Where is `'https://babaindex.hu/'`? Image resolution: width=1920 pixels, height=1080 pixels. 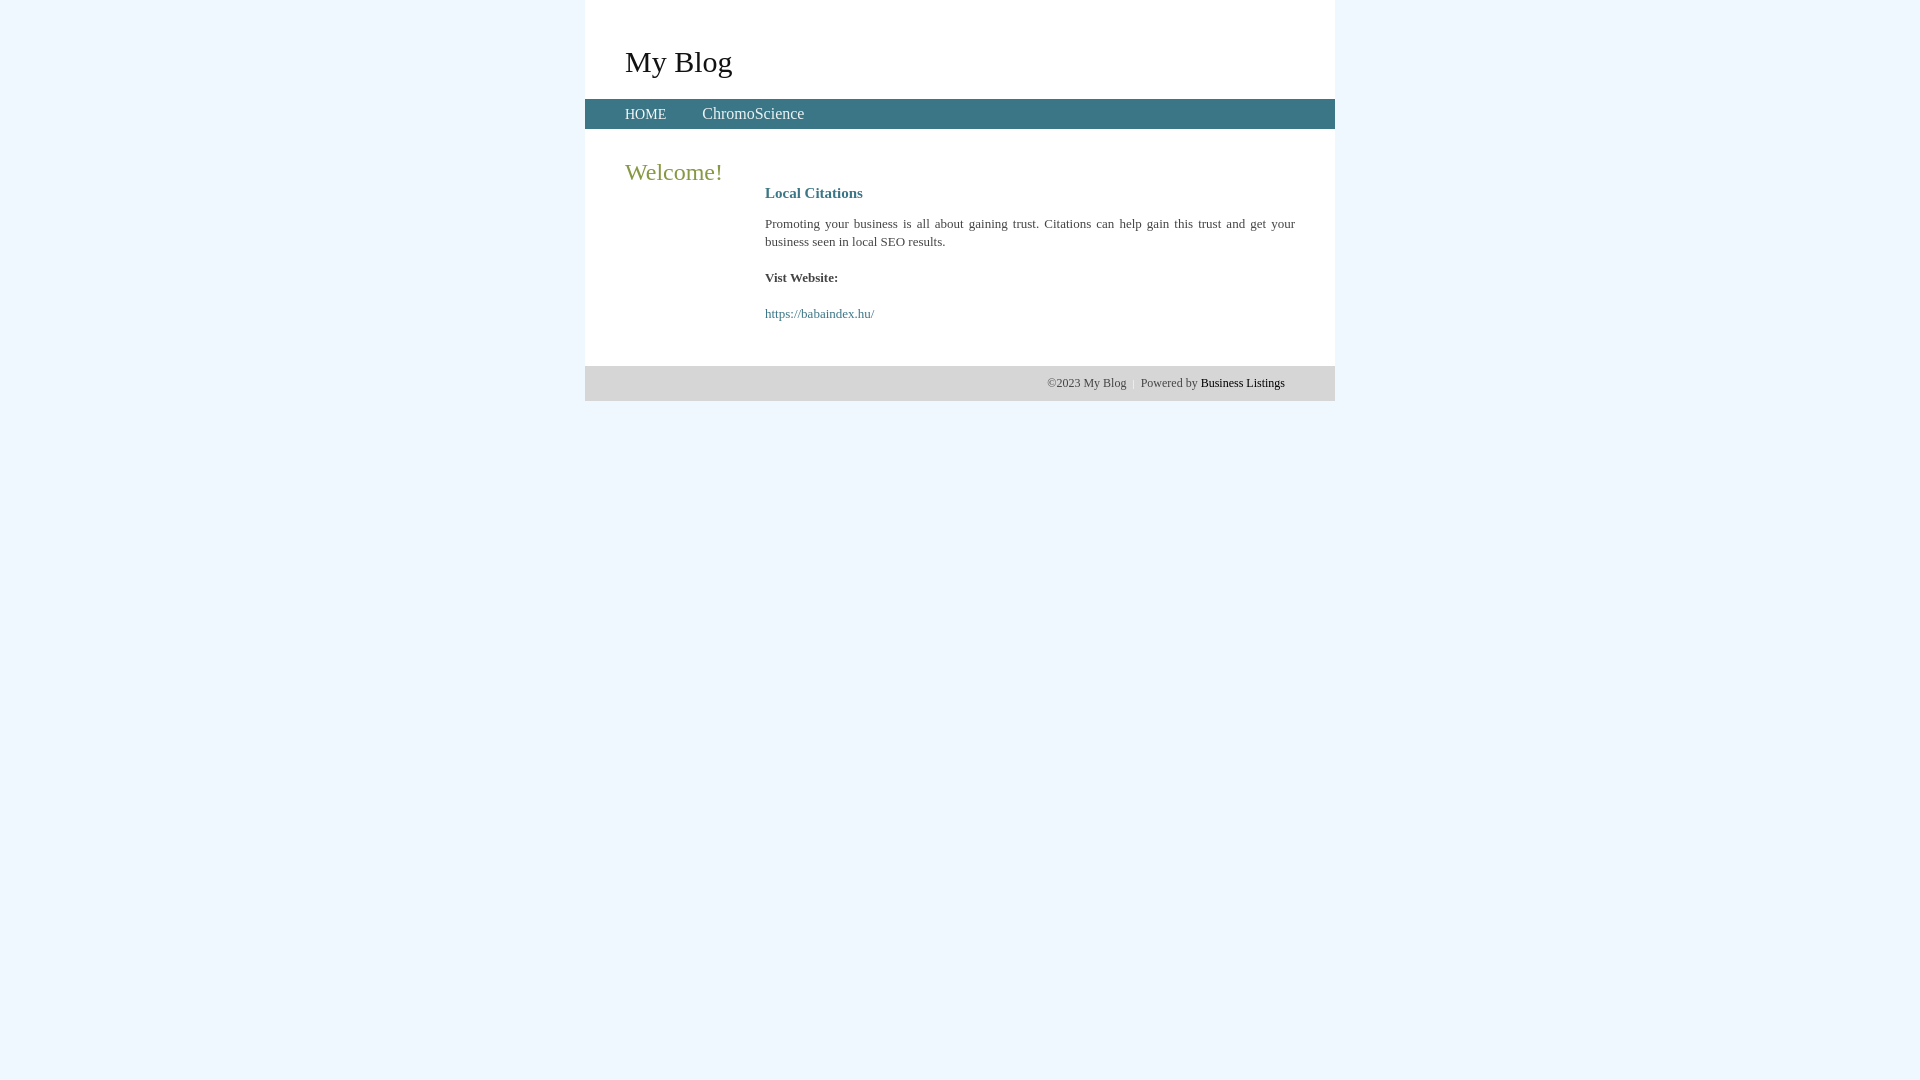
'https://babaindex.hu/' is located at coordinates (819, 313).